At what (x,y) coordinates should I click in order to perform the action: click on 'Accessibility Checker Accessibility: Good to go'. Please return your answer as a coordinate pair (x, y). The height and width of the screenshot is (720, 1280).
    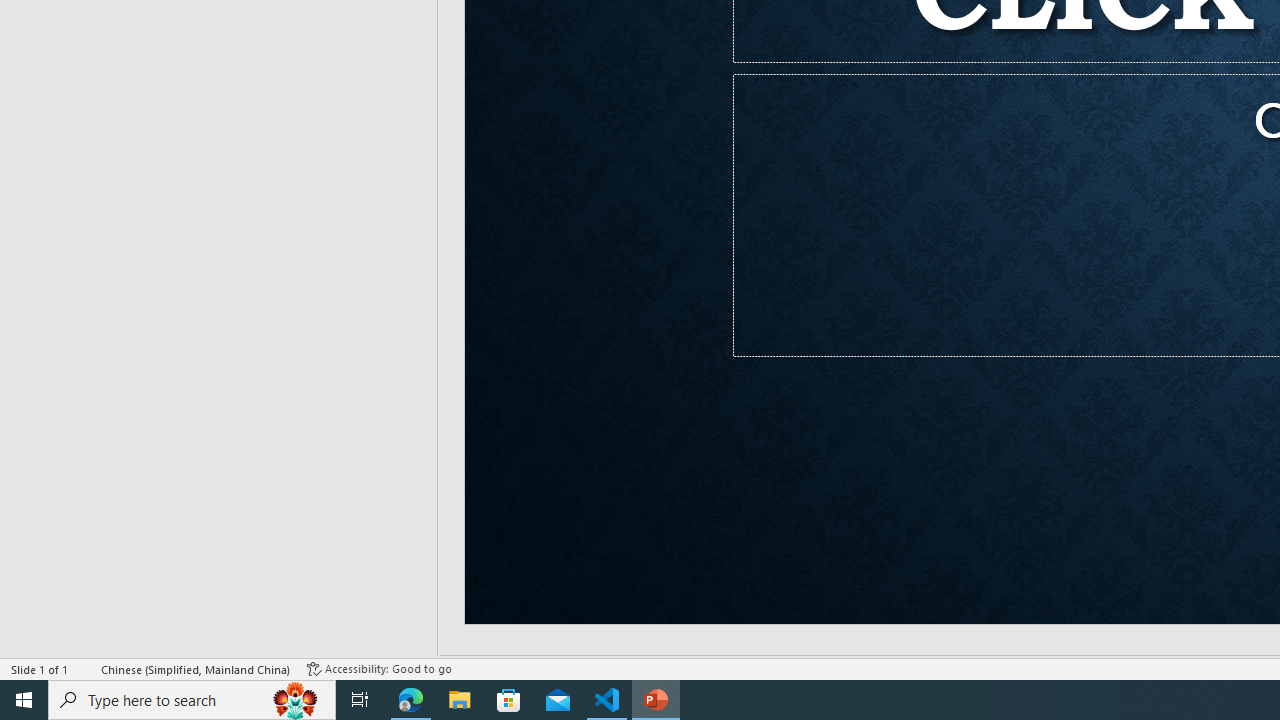
    Looking at the image, I should click on (379, 669).